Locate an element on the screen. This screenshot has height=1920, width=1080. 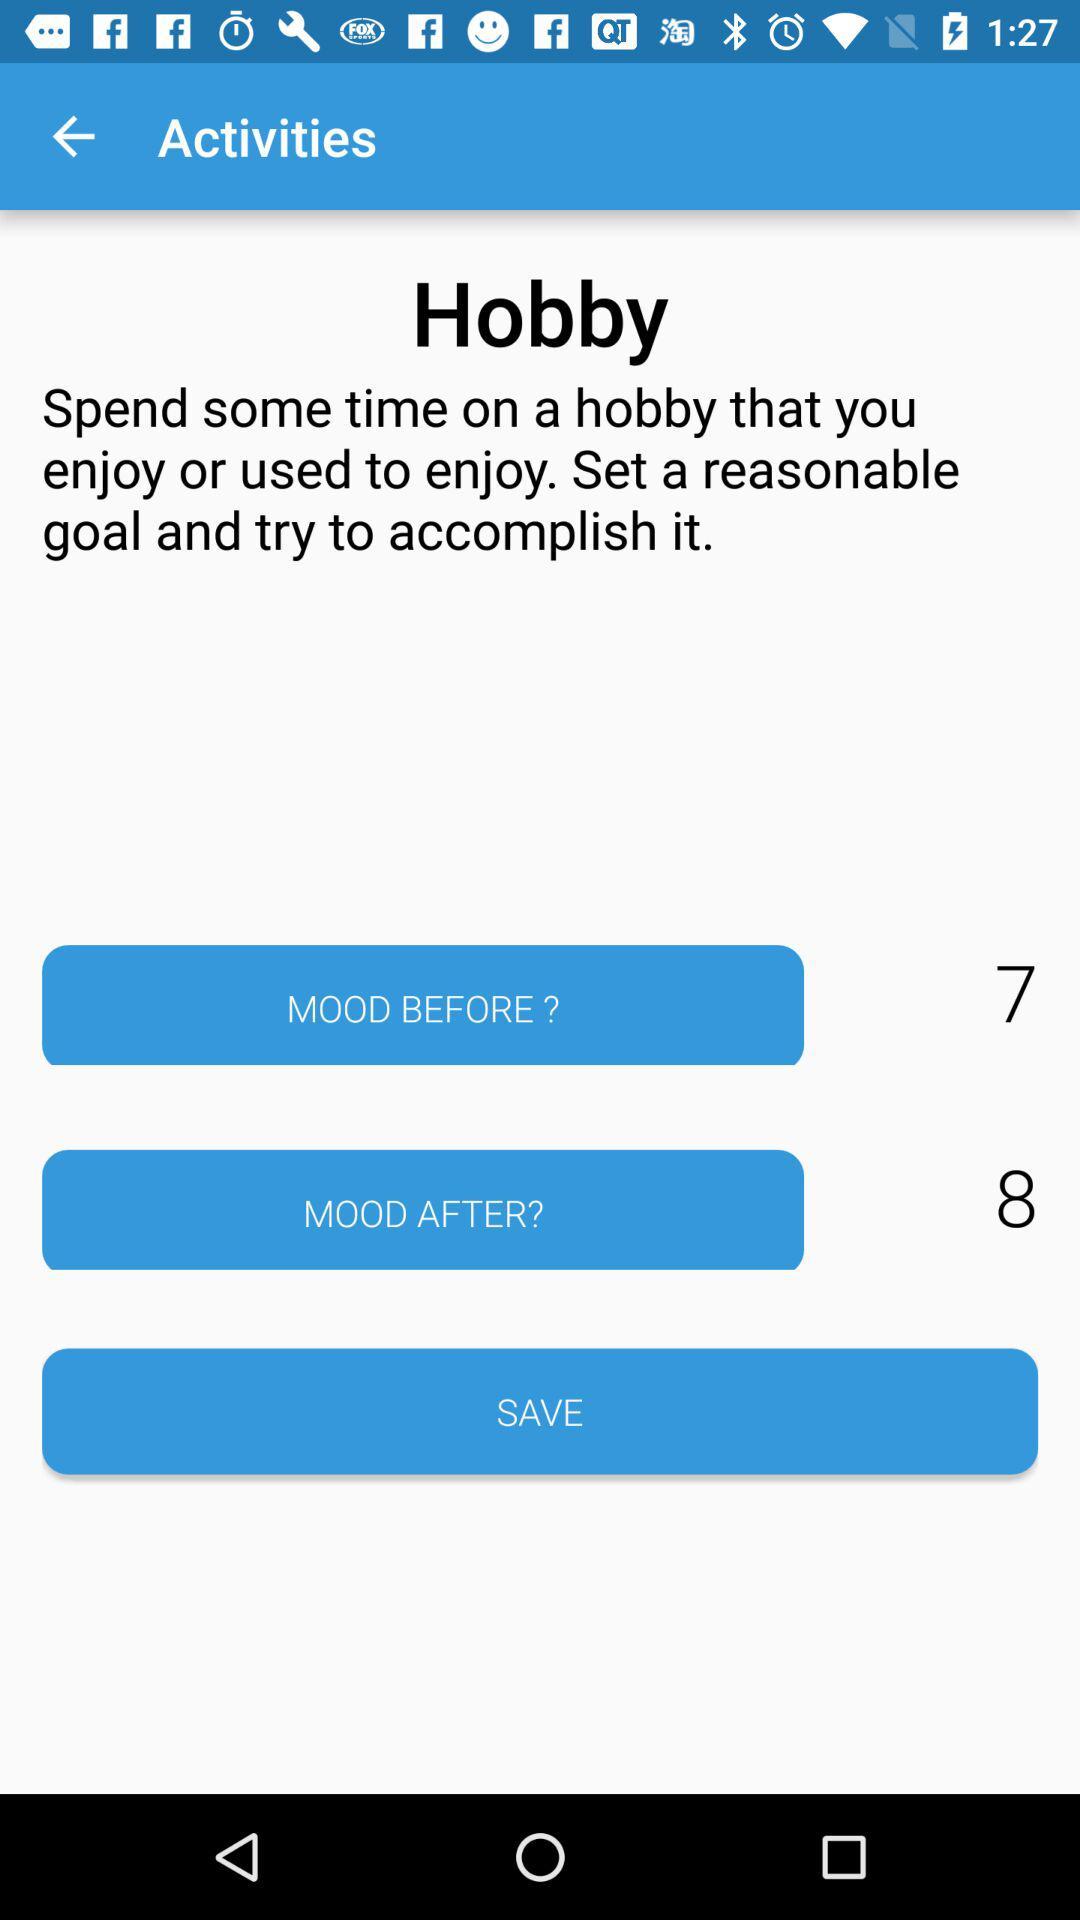
button below the mood after? is located at coordinates (540, 1410).